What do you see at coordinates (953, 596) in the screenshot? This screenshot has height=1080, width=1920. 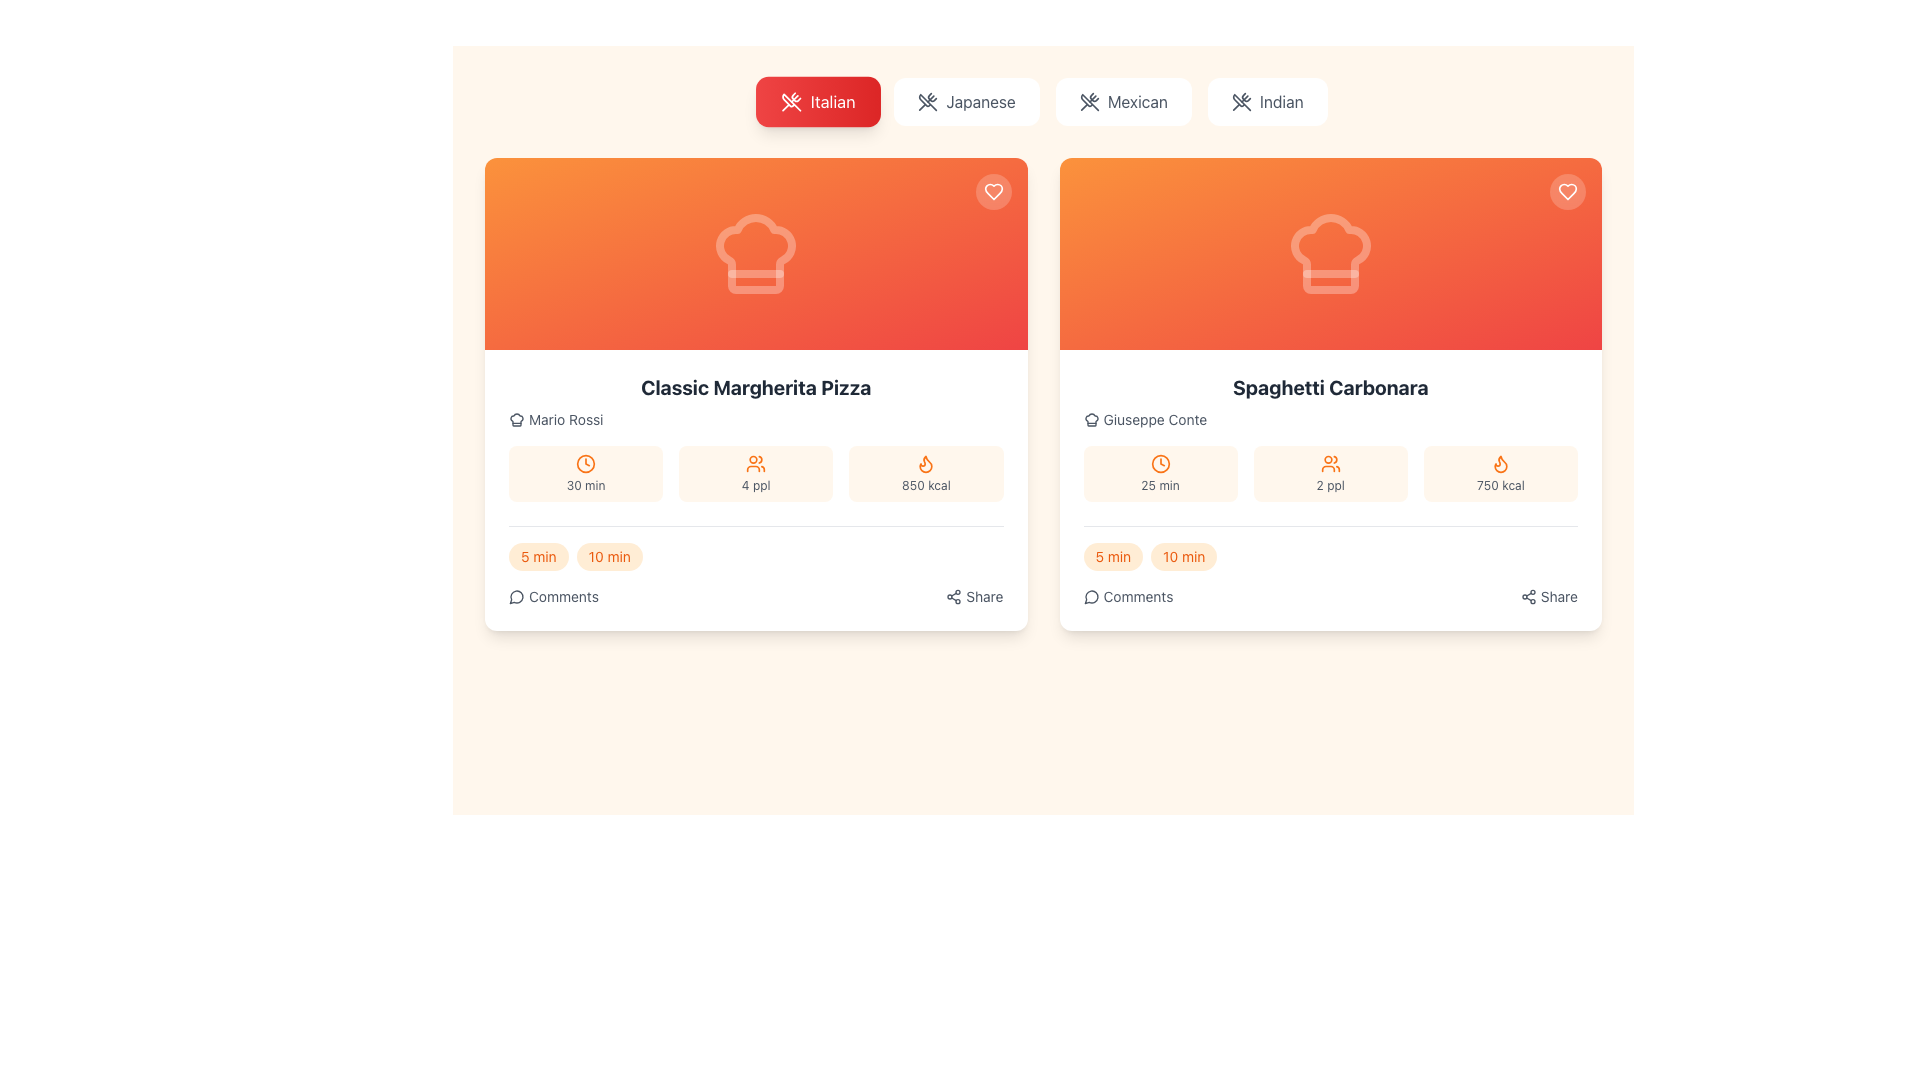 I see `the share icon located in the bottom-right corner of the 'Classic Margherita Pizza' card` at bounding box center [953, 596].